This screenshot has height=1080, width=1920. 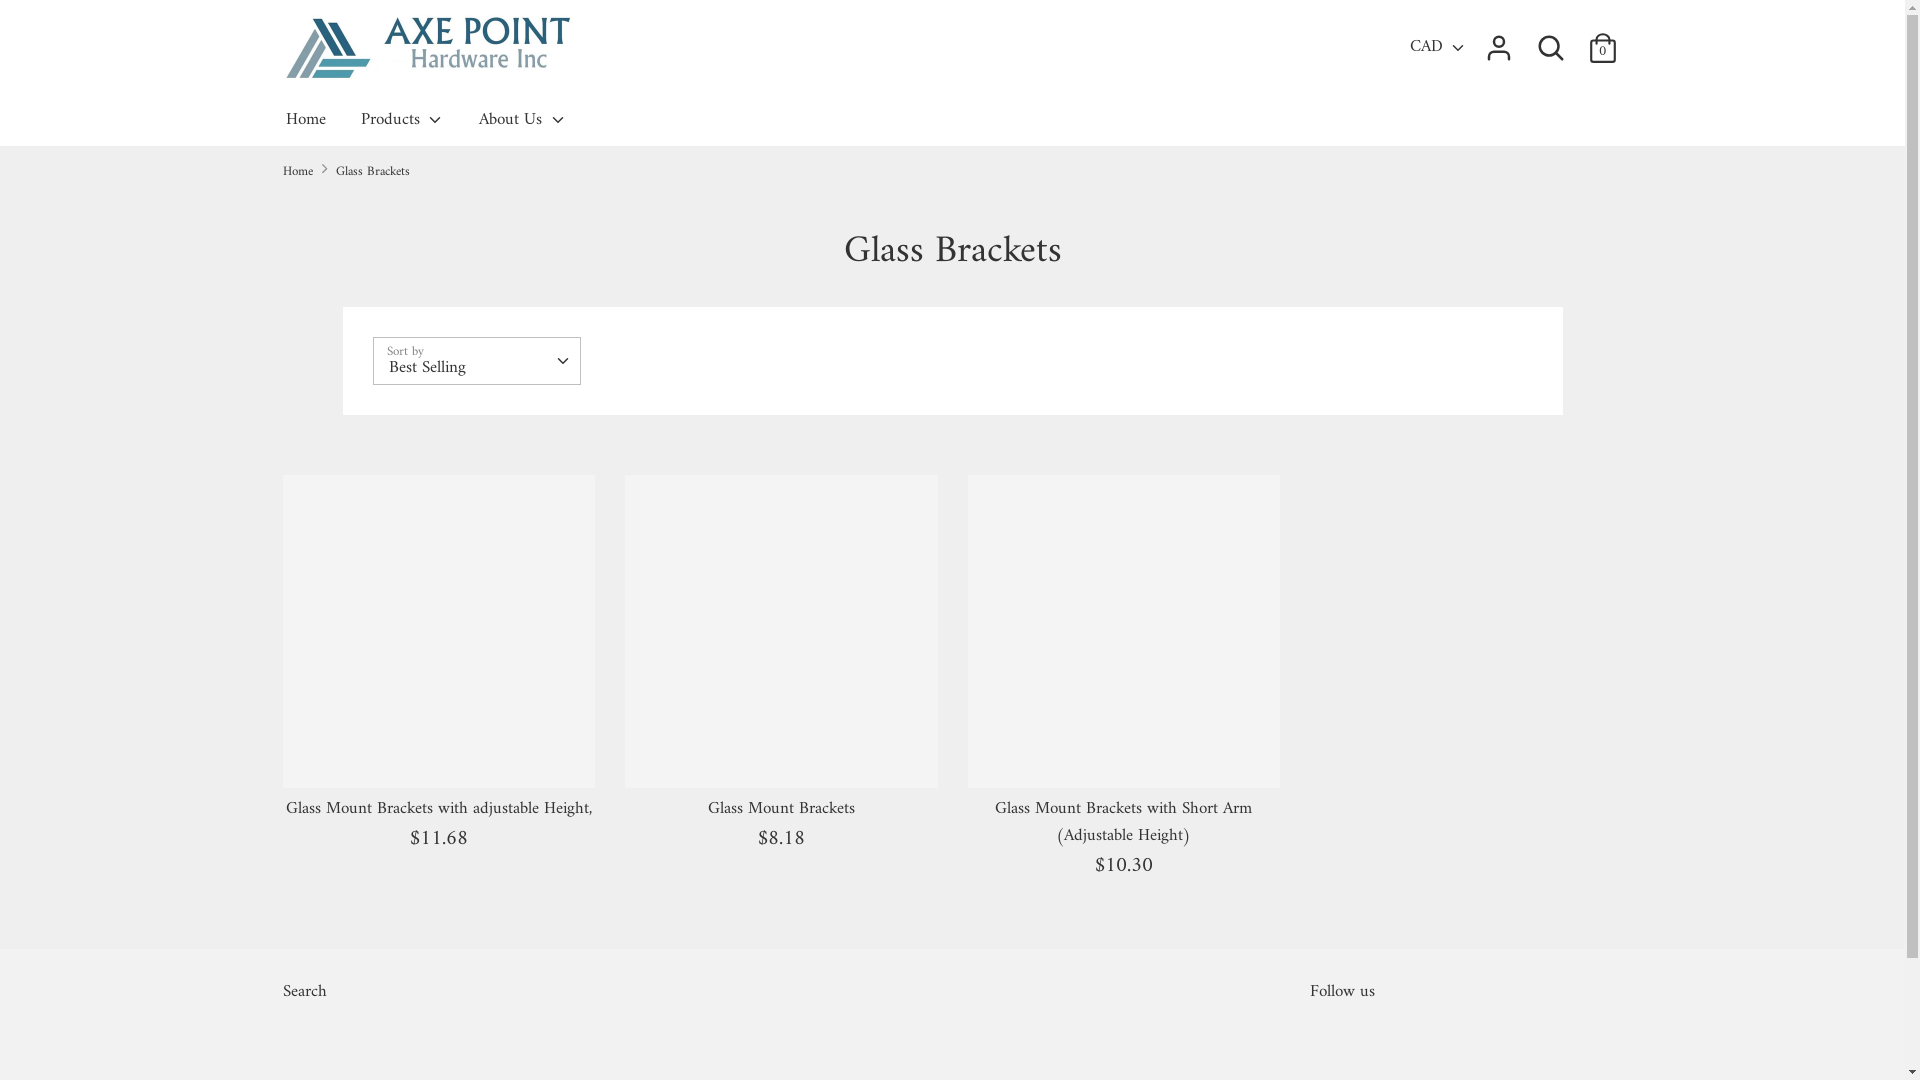 I want to click on 'Glass Brackets', so click(x=373, y=171).